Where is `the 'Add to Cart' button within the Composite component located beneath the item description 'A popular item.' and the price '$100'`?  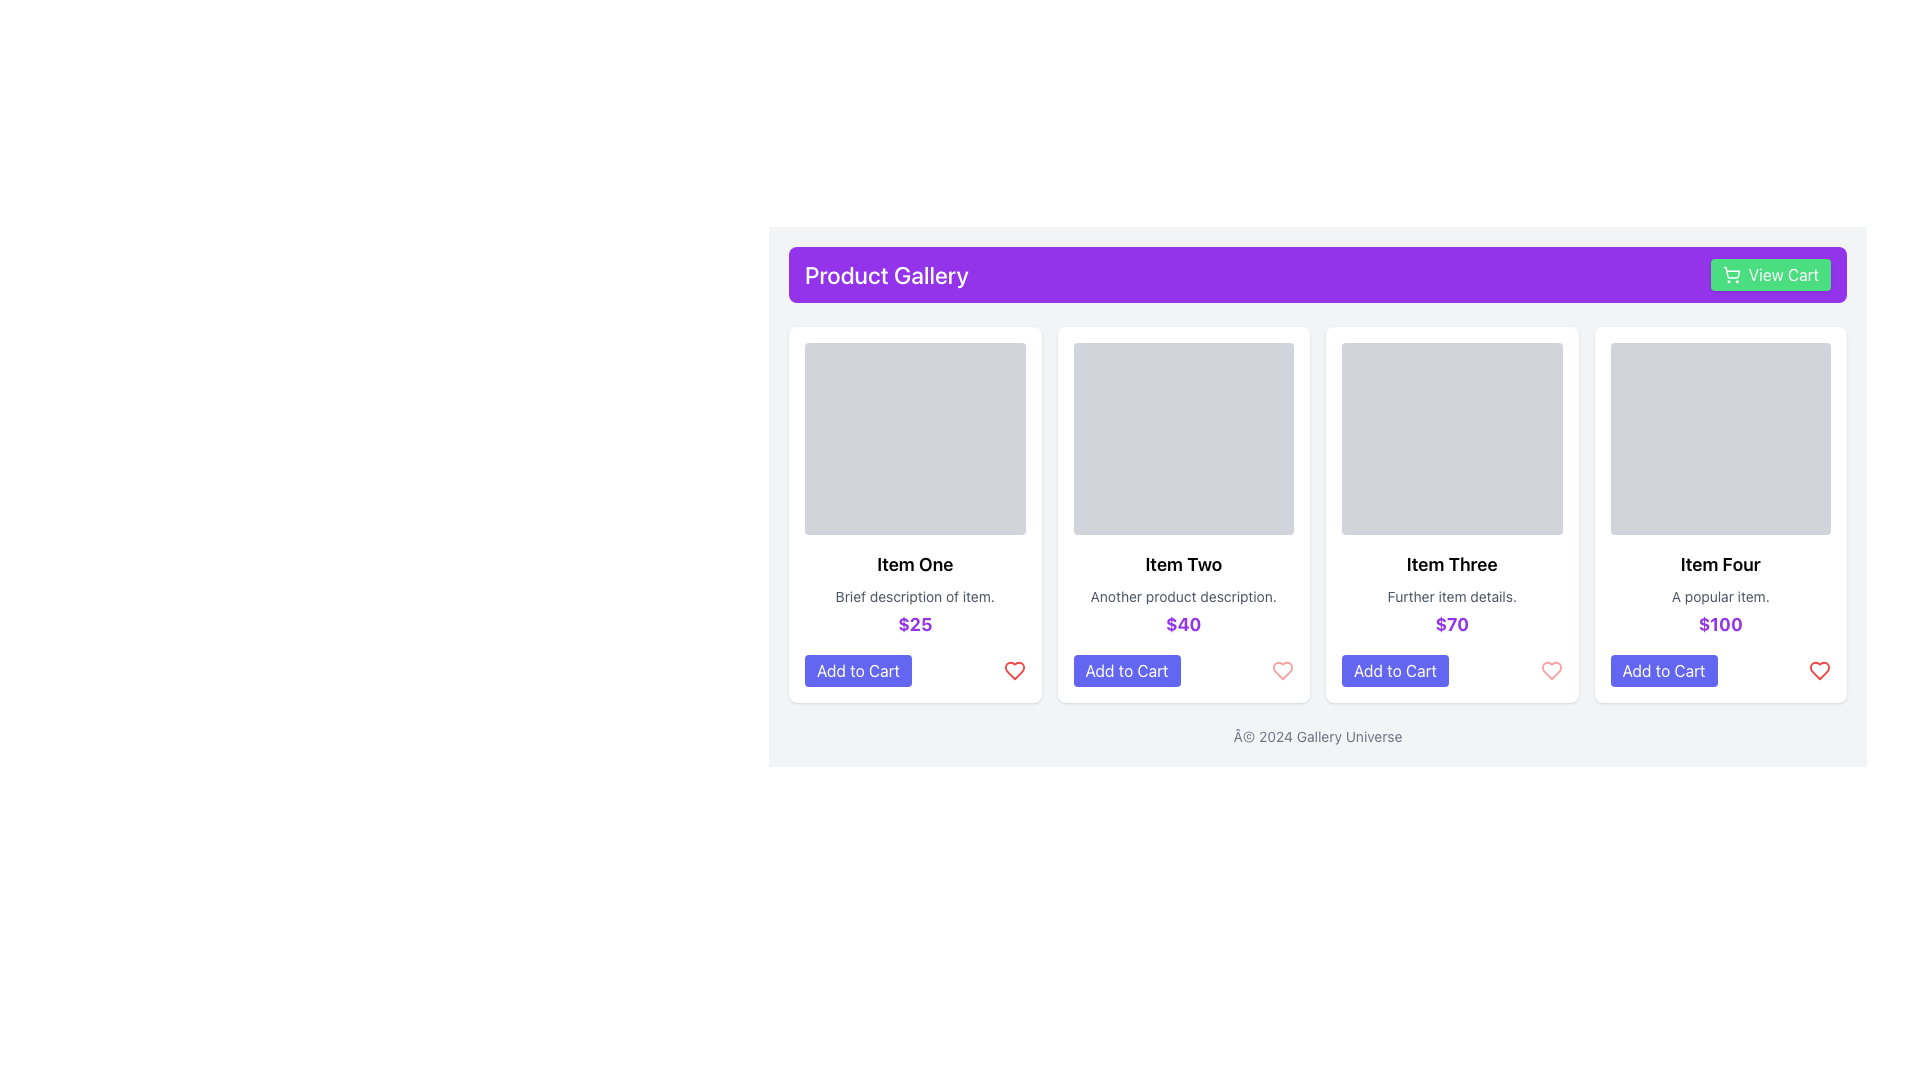
the 'Add to Cart' button within the Composite component located beneath the item description 'A popular item.' and the price '$100' is located at coordinates (1719, 671).